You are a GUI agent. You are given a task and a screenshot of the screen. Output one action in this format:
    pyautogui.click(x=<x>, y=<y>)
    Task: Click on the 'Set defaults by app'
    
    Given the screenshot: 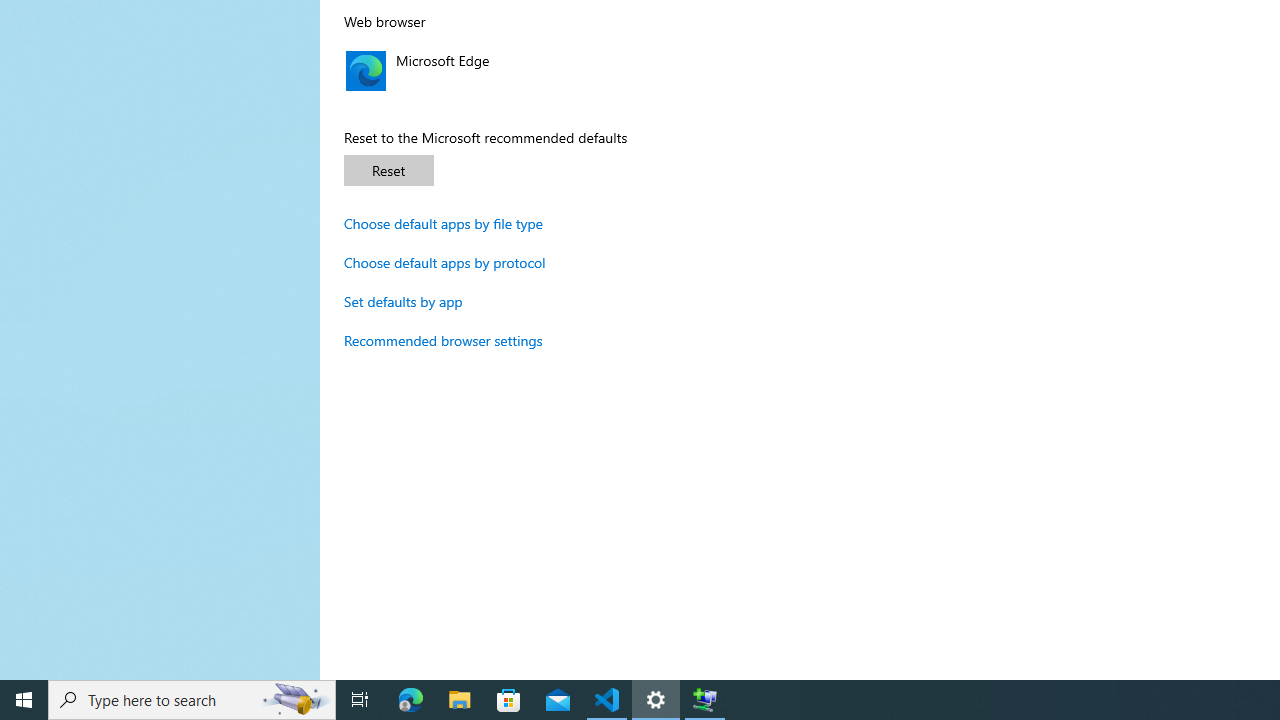 What is the action you would take?
    pyautogui.click(x=402, y=301)
    